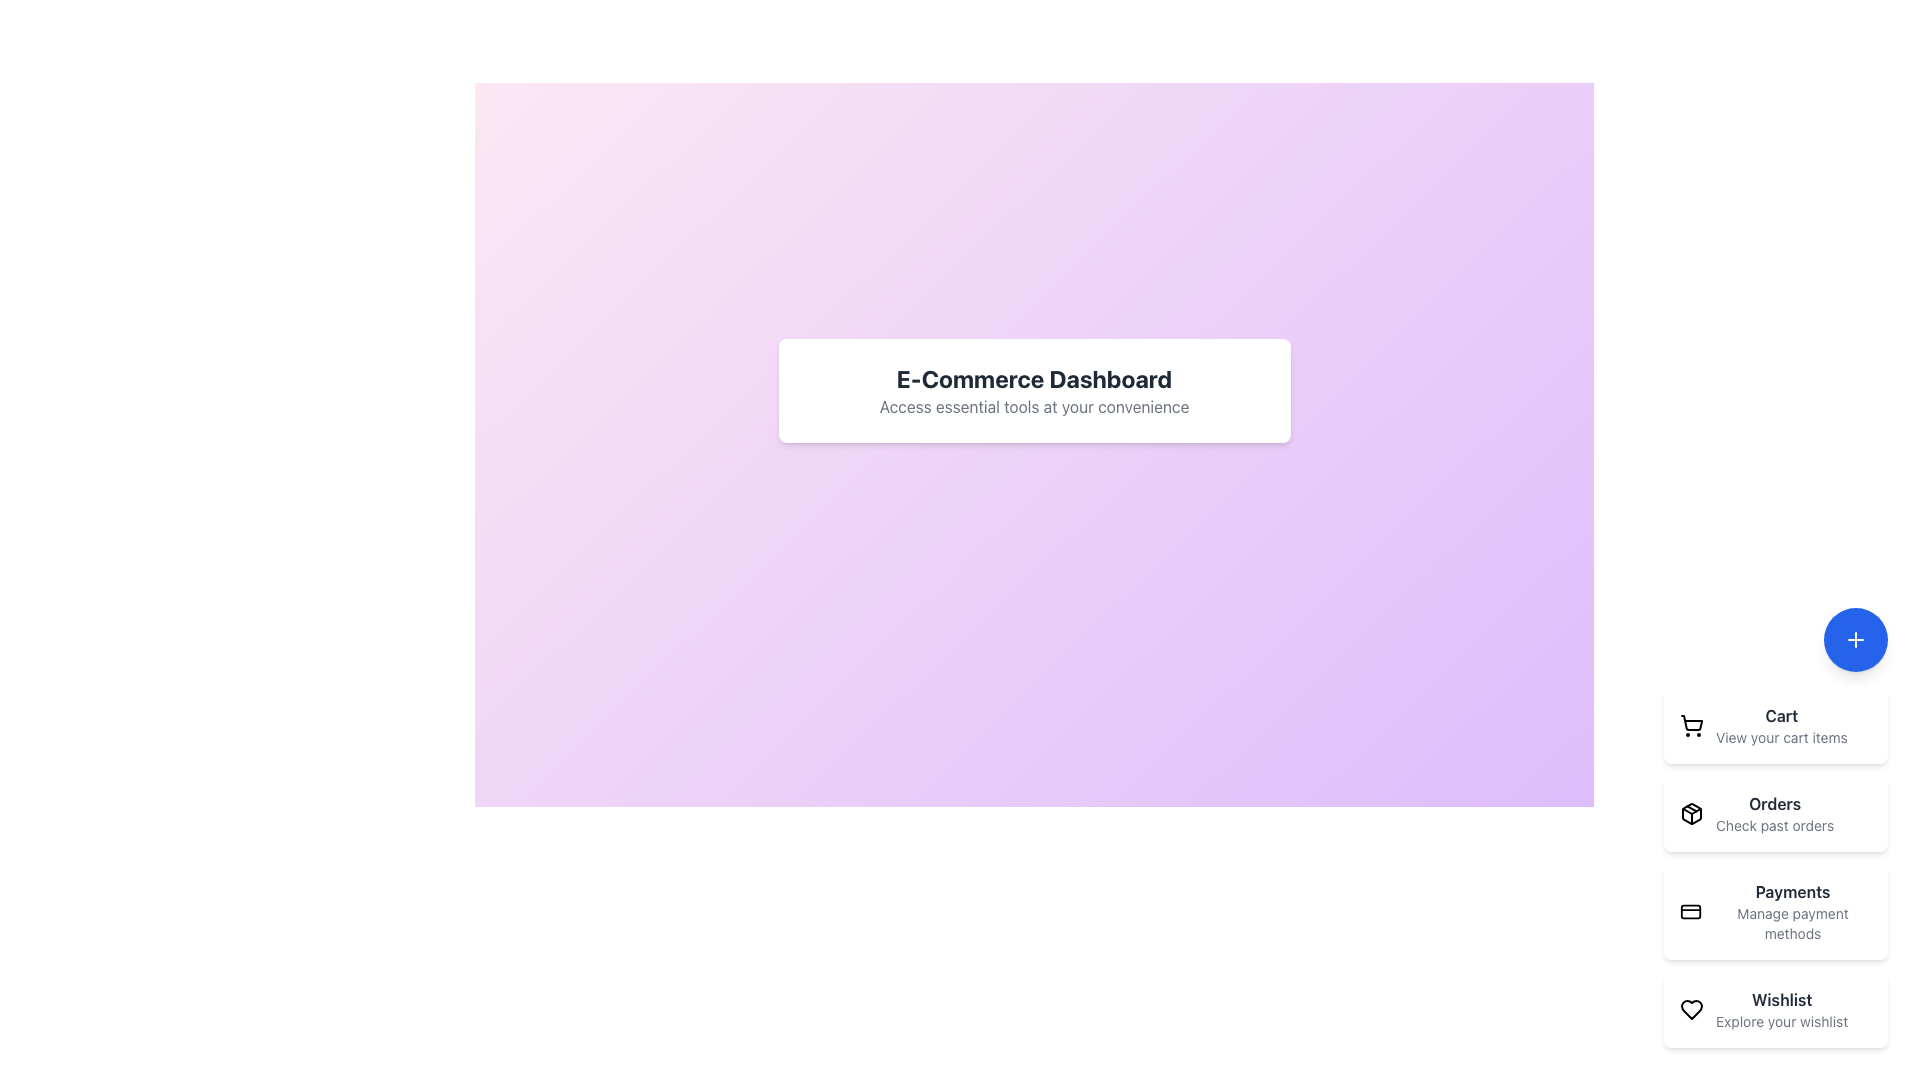 The width and height of the screenshot is (1920, 1080). Describe the element at coordinates (1793, 890) in the screenshot. I see `the 'Payments' static text label, which is the header of a list item in the vertical navigation menu on the right side of the interface` at that location.